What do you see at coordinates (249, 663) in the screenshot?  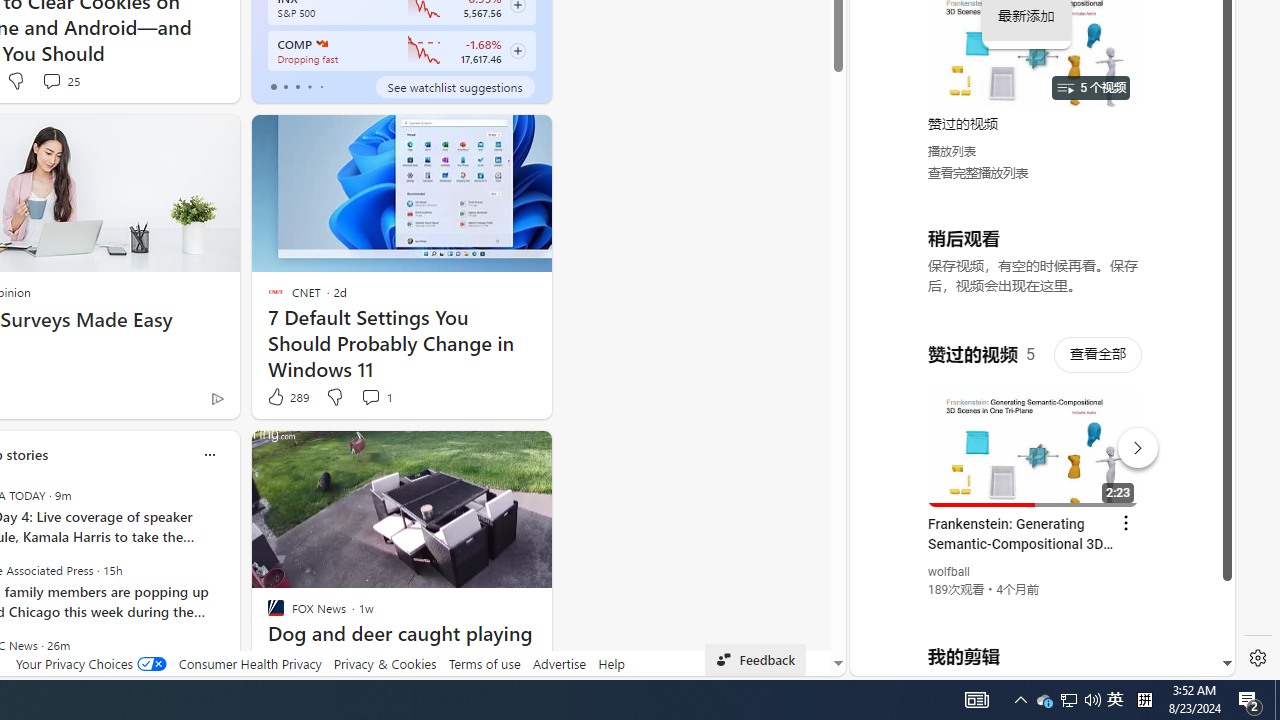 I see `'Consumer Health Privacy'` at bounding box center [249, 663].